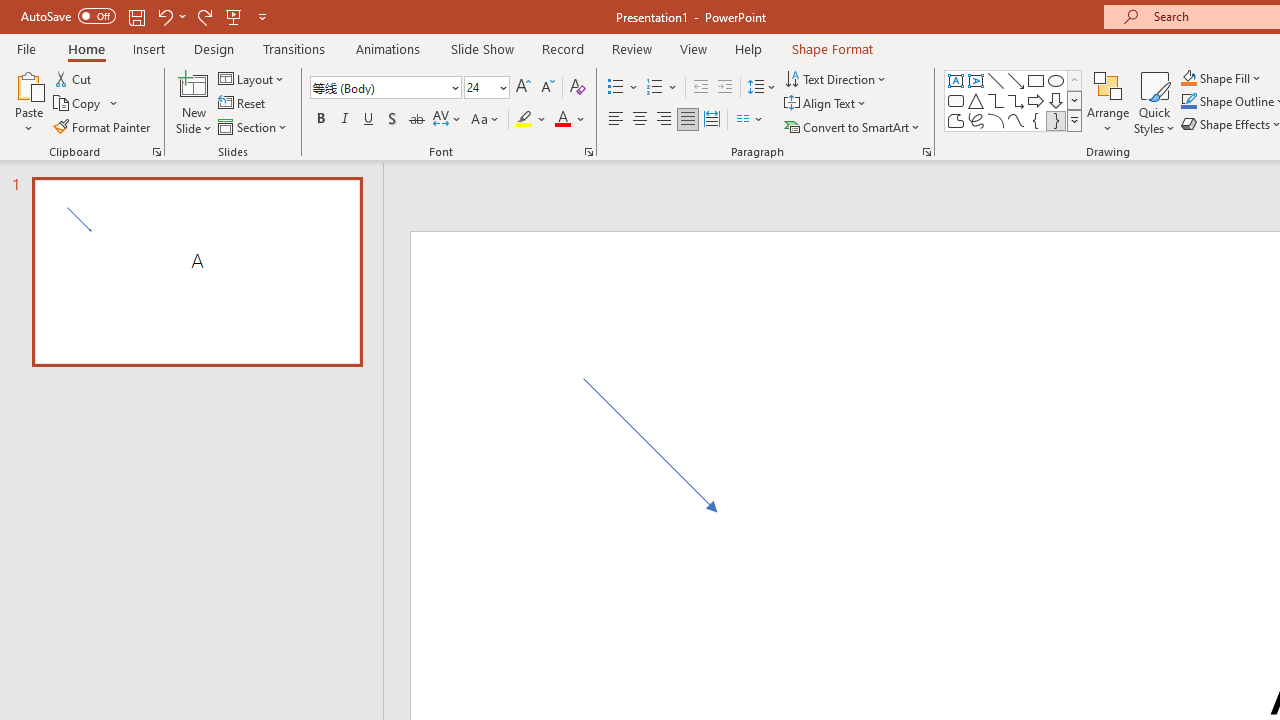 This screenshot has height=720, width=1280. Describe the element at coordinates (242, 103) in the screenshot. I see `'Reset'` at that location.